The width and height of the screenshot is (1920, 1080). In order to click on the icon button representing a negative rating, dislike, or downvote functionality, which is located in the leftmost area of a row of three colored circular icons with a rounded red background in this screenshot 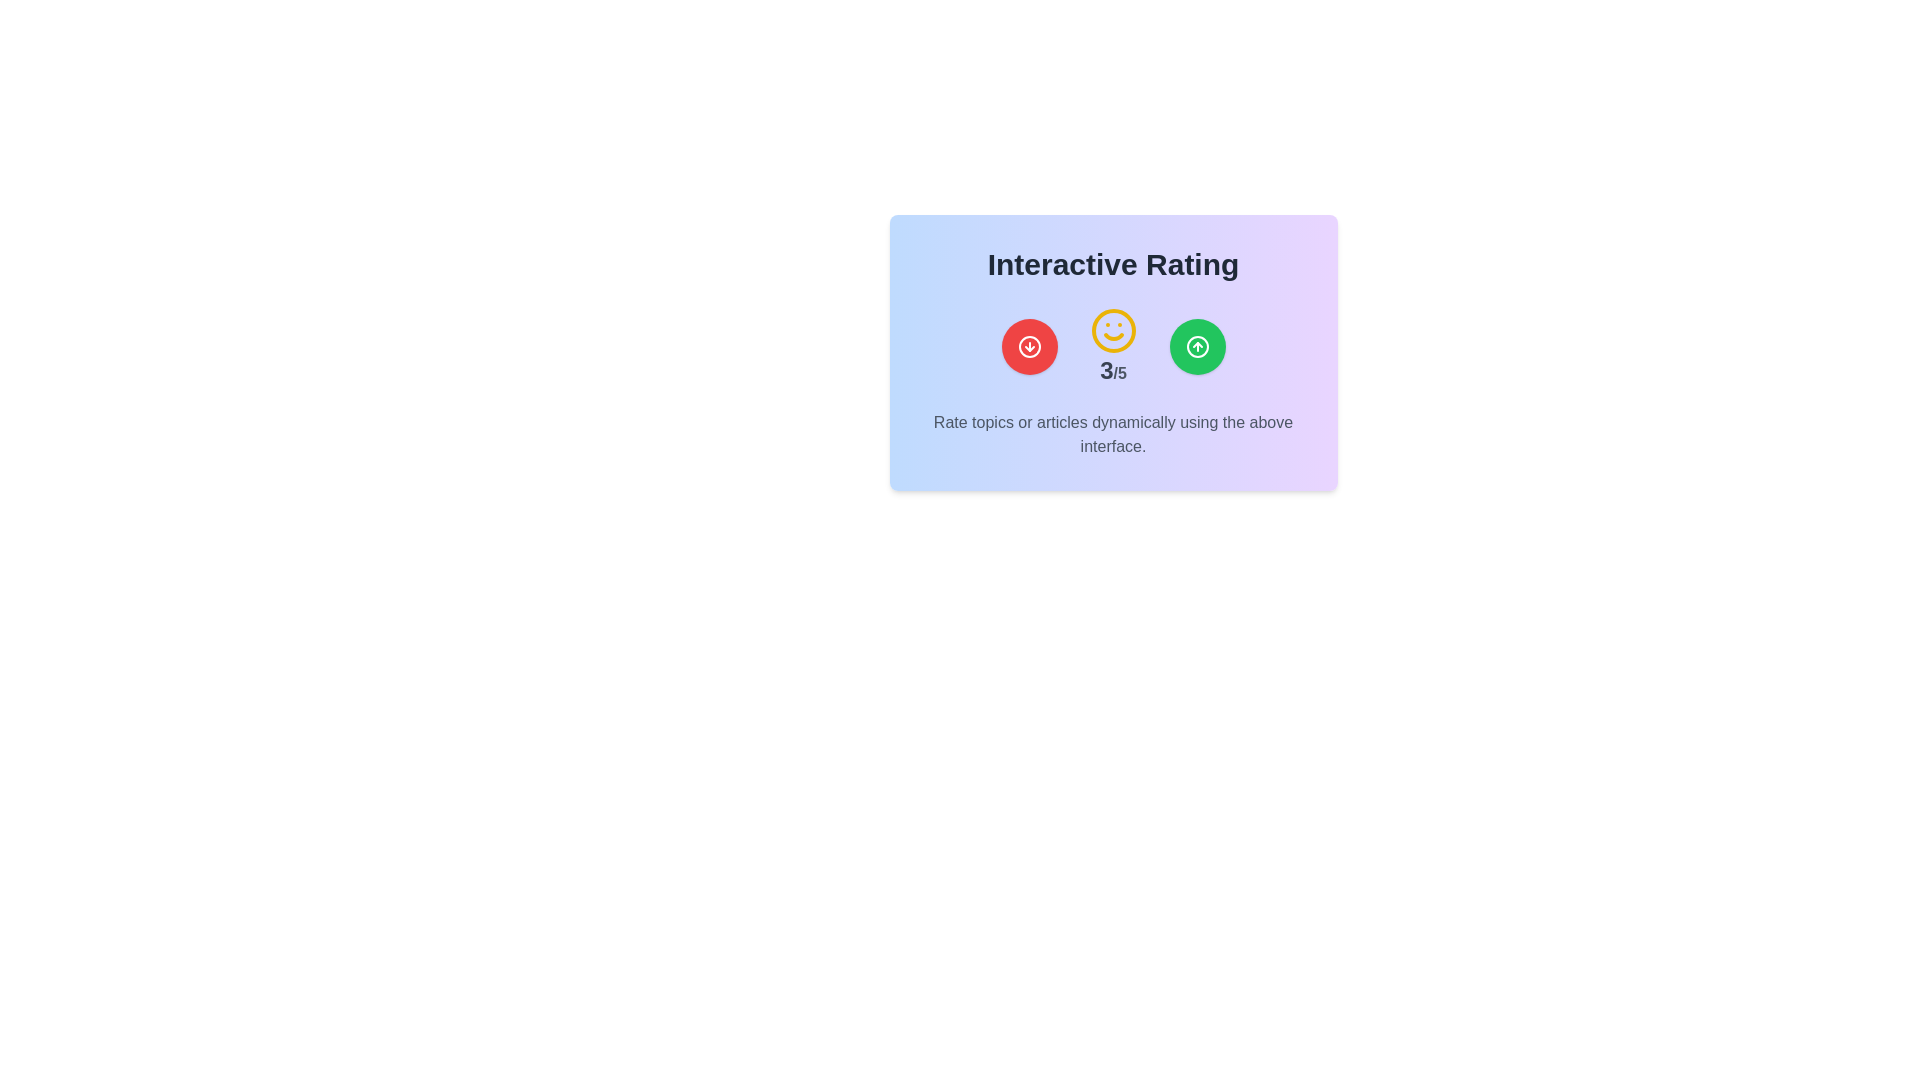, I will do `click(1029, 346)`.